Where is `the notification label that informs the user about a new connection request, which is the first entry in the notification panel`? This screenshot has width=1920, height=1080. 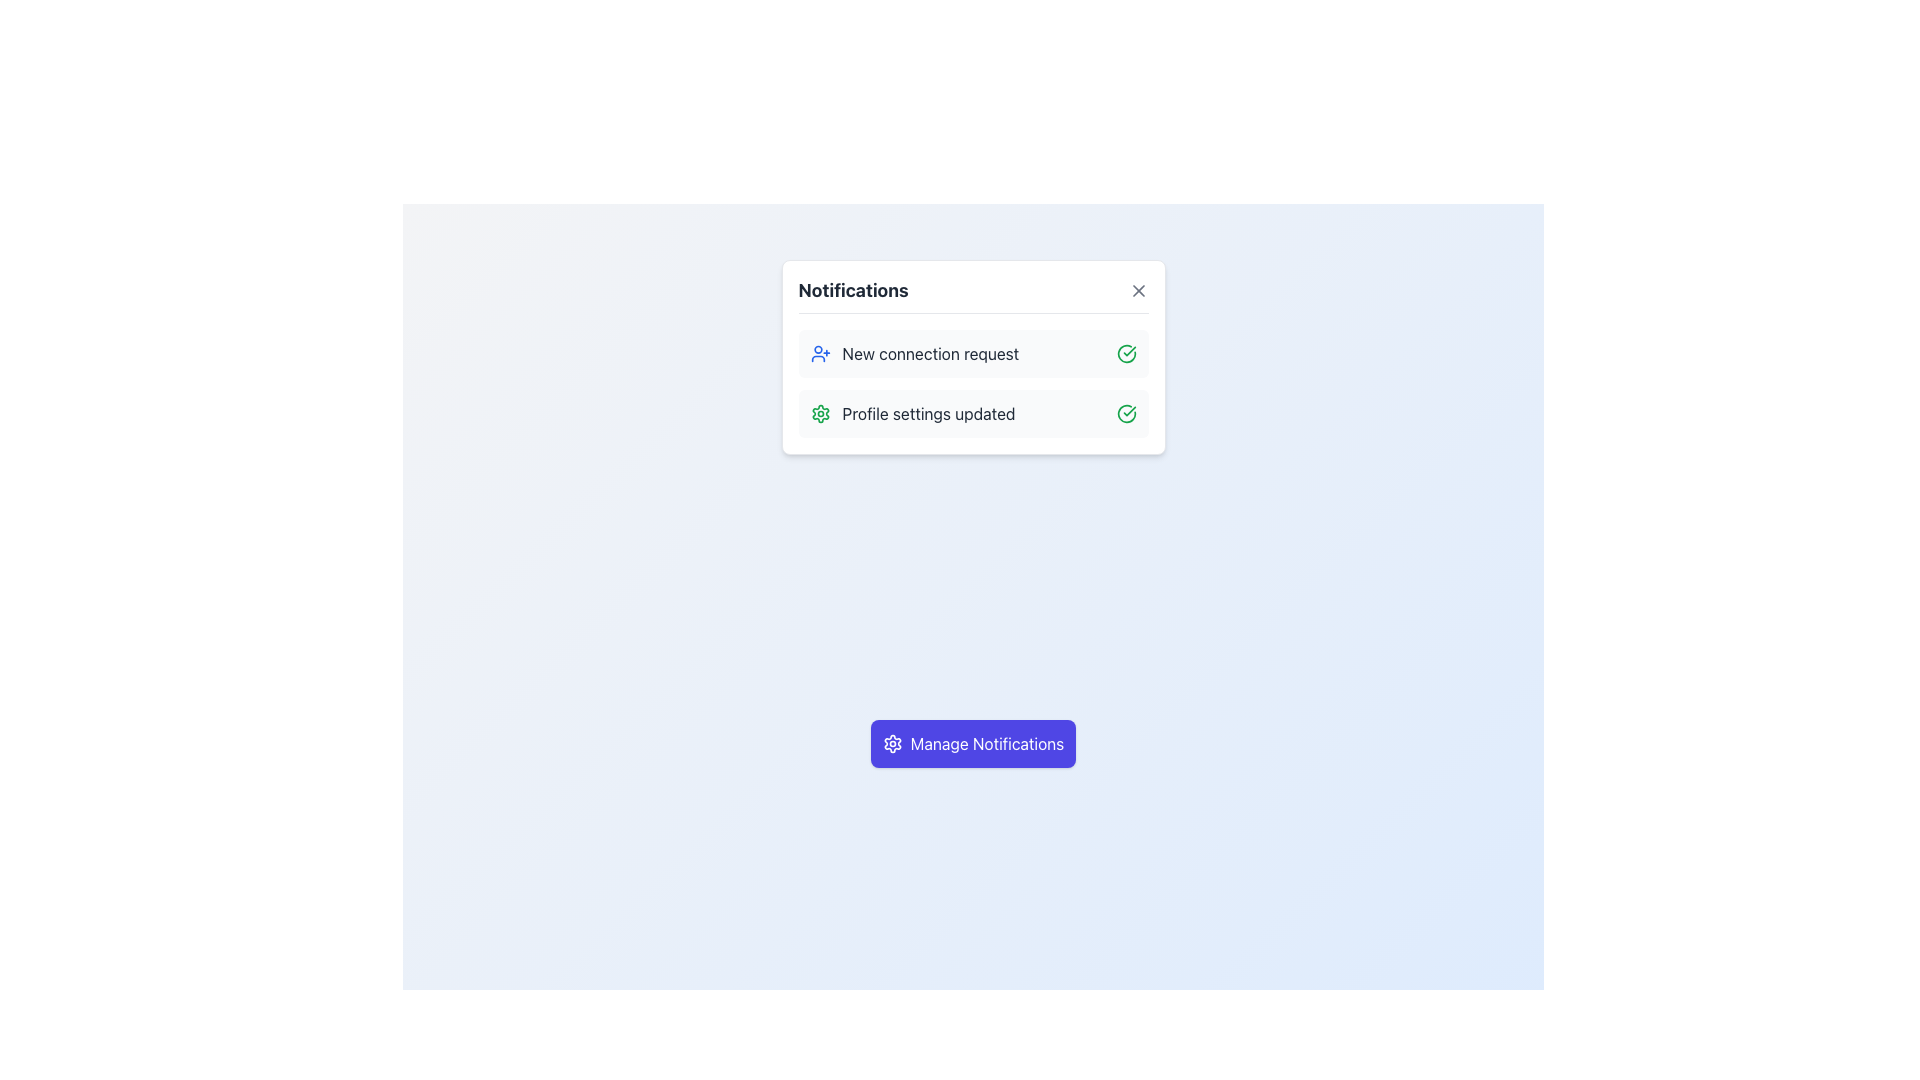
the notification label that informs the user about a new connection request, which is the first entry in the notification panel is located at coordinates (929, 353).